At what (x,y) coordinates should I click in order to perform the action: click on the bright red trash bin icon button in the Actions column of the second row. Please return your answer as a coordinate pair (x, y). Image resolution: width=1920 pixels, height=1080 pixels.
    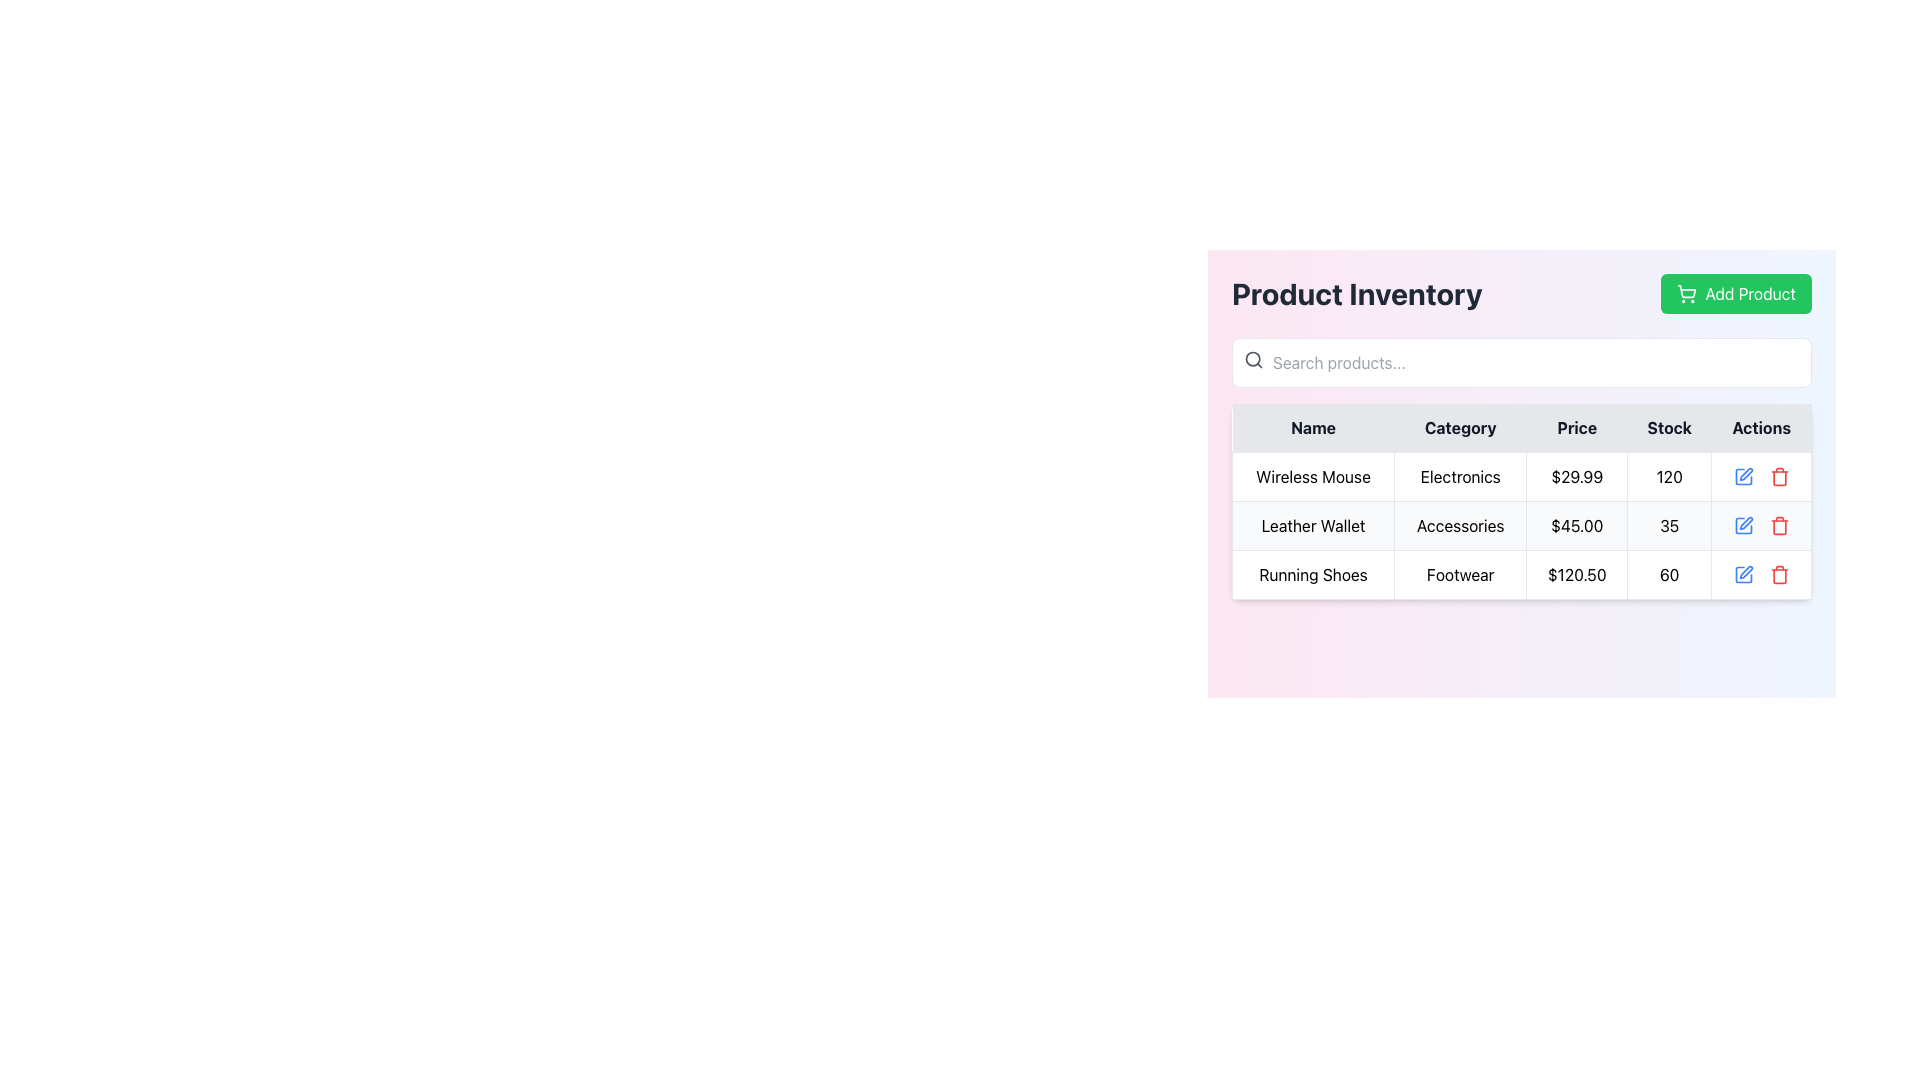
    Looking at the image, I should click on (1779, 524).